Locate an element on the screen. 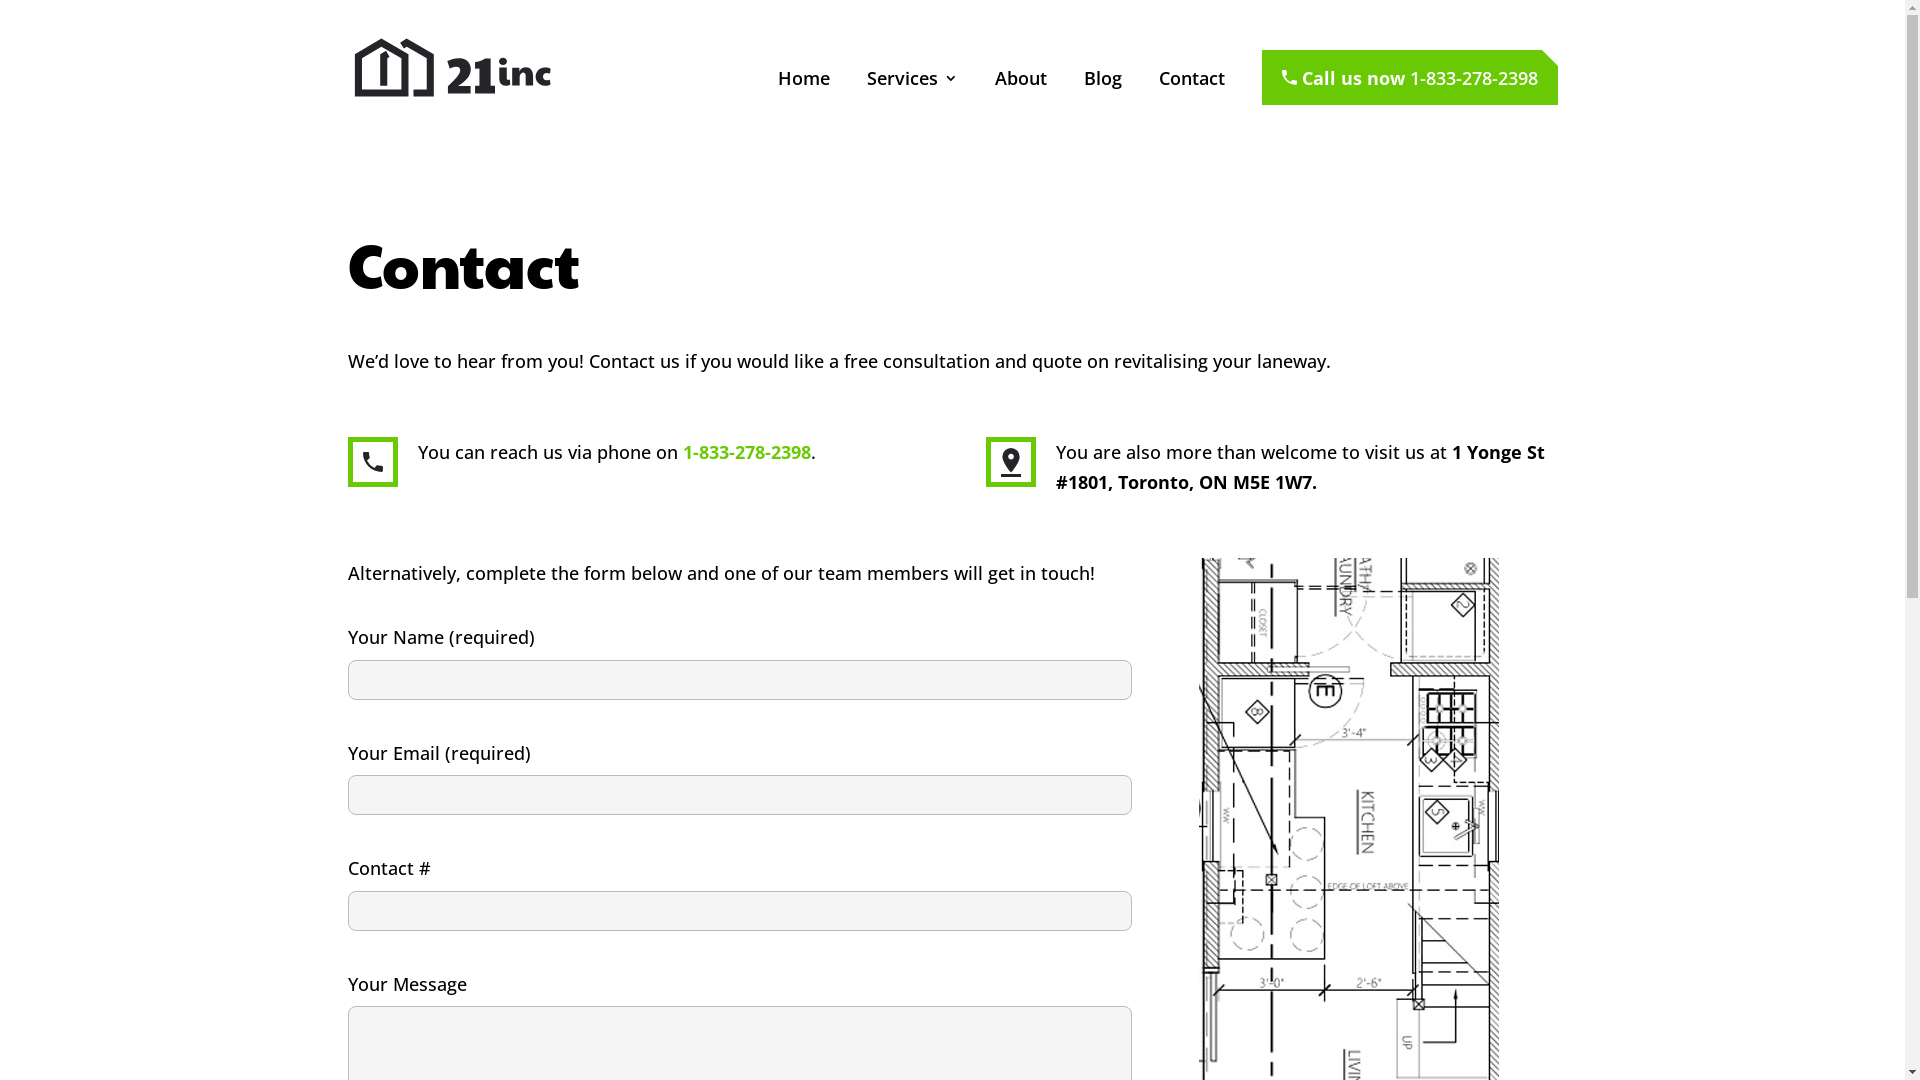  'About' is located at coordinates (1019, 103).